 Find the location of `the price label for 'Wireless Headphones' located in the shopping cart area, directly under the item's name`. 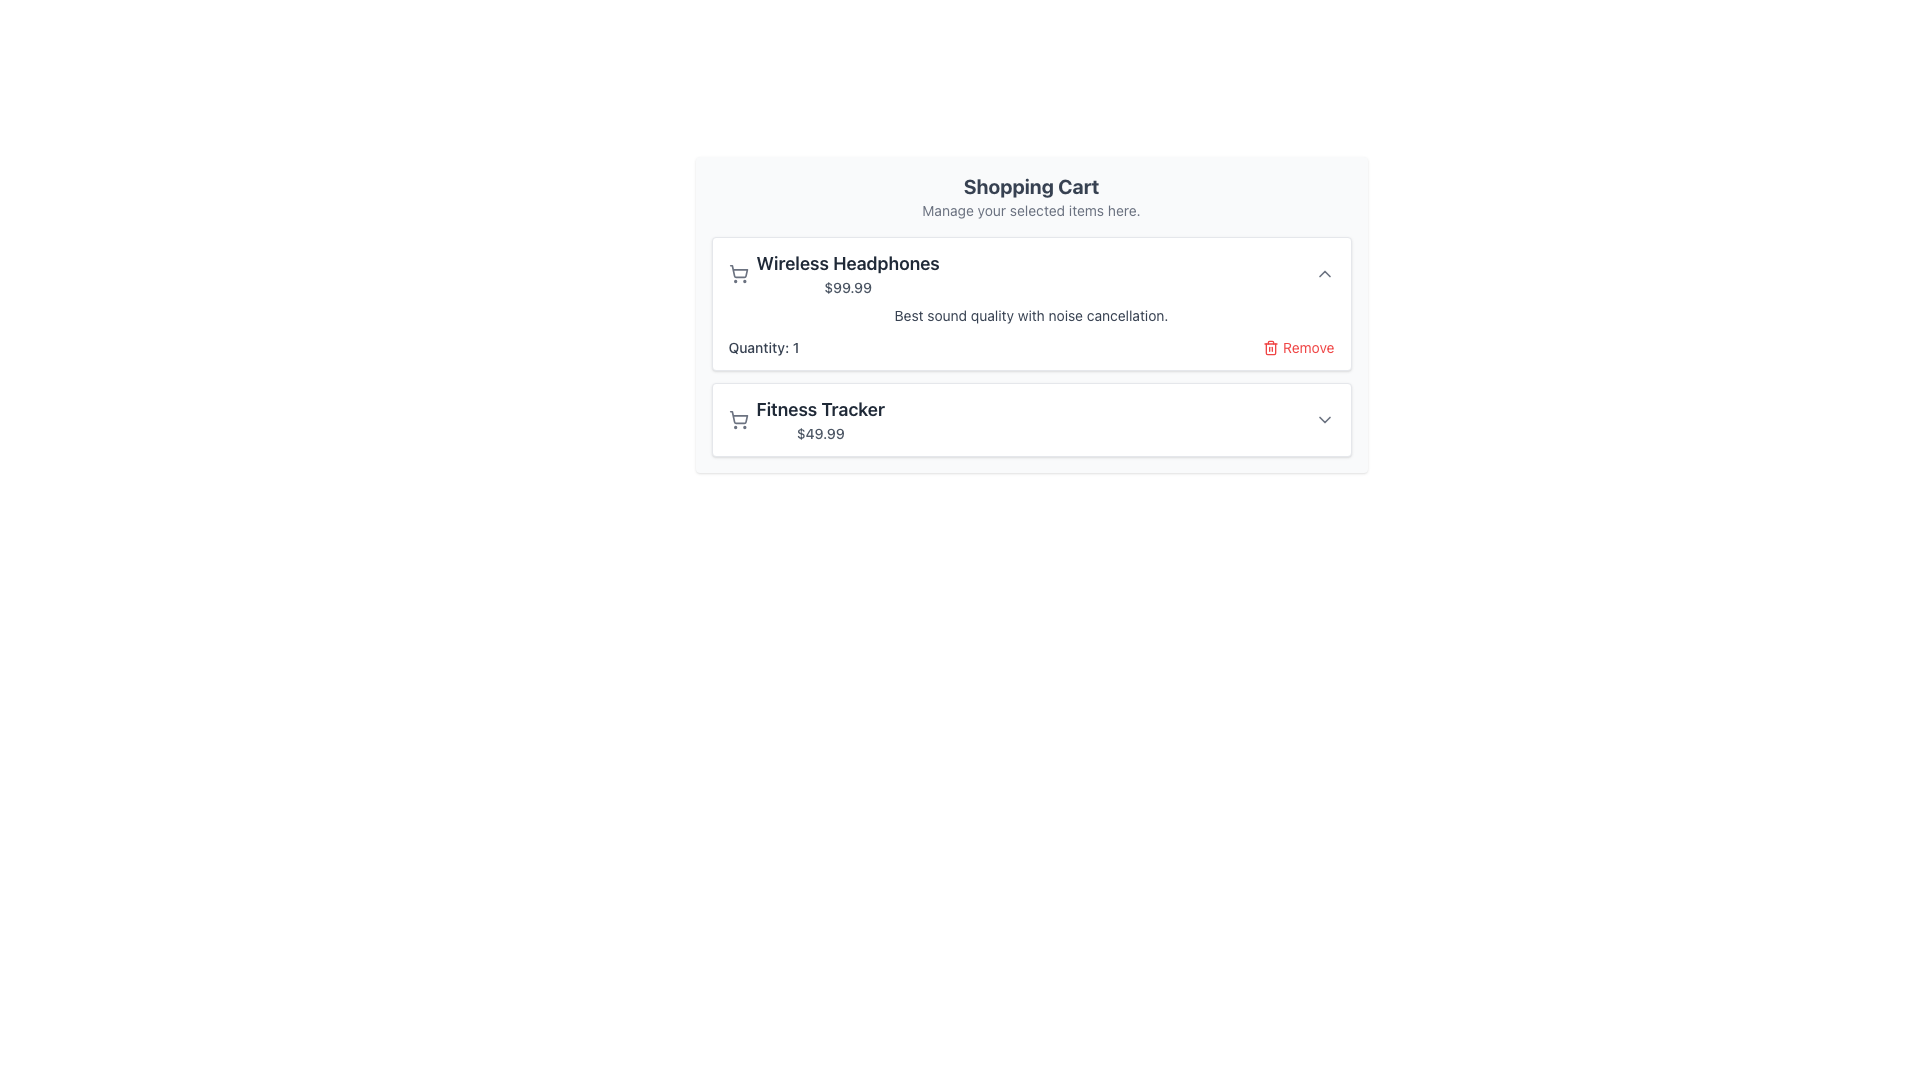

the price label for 'Wireless Headphones' located in the shopping cart area, directly under the item's name is located at coordinates (848, 288).